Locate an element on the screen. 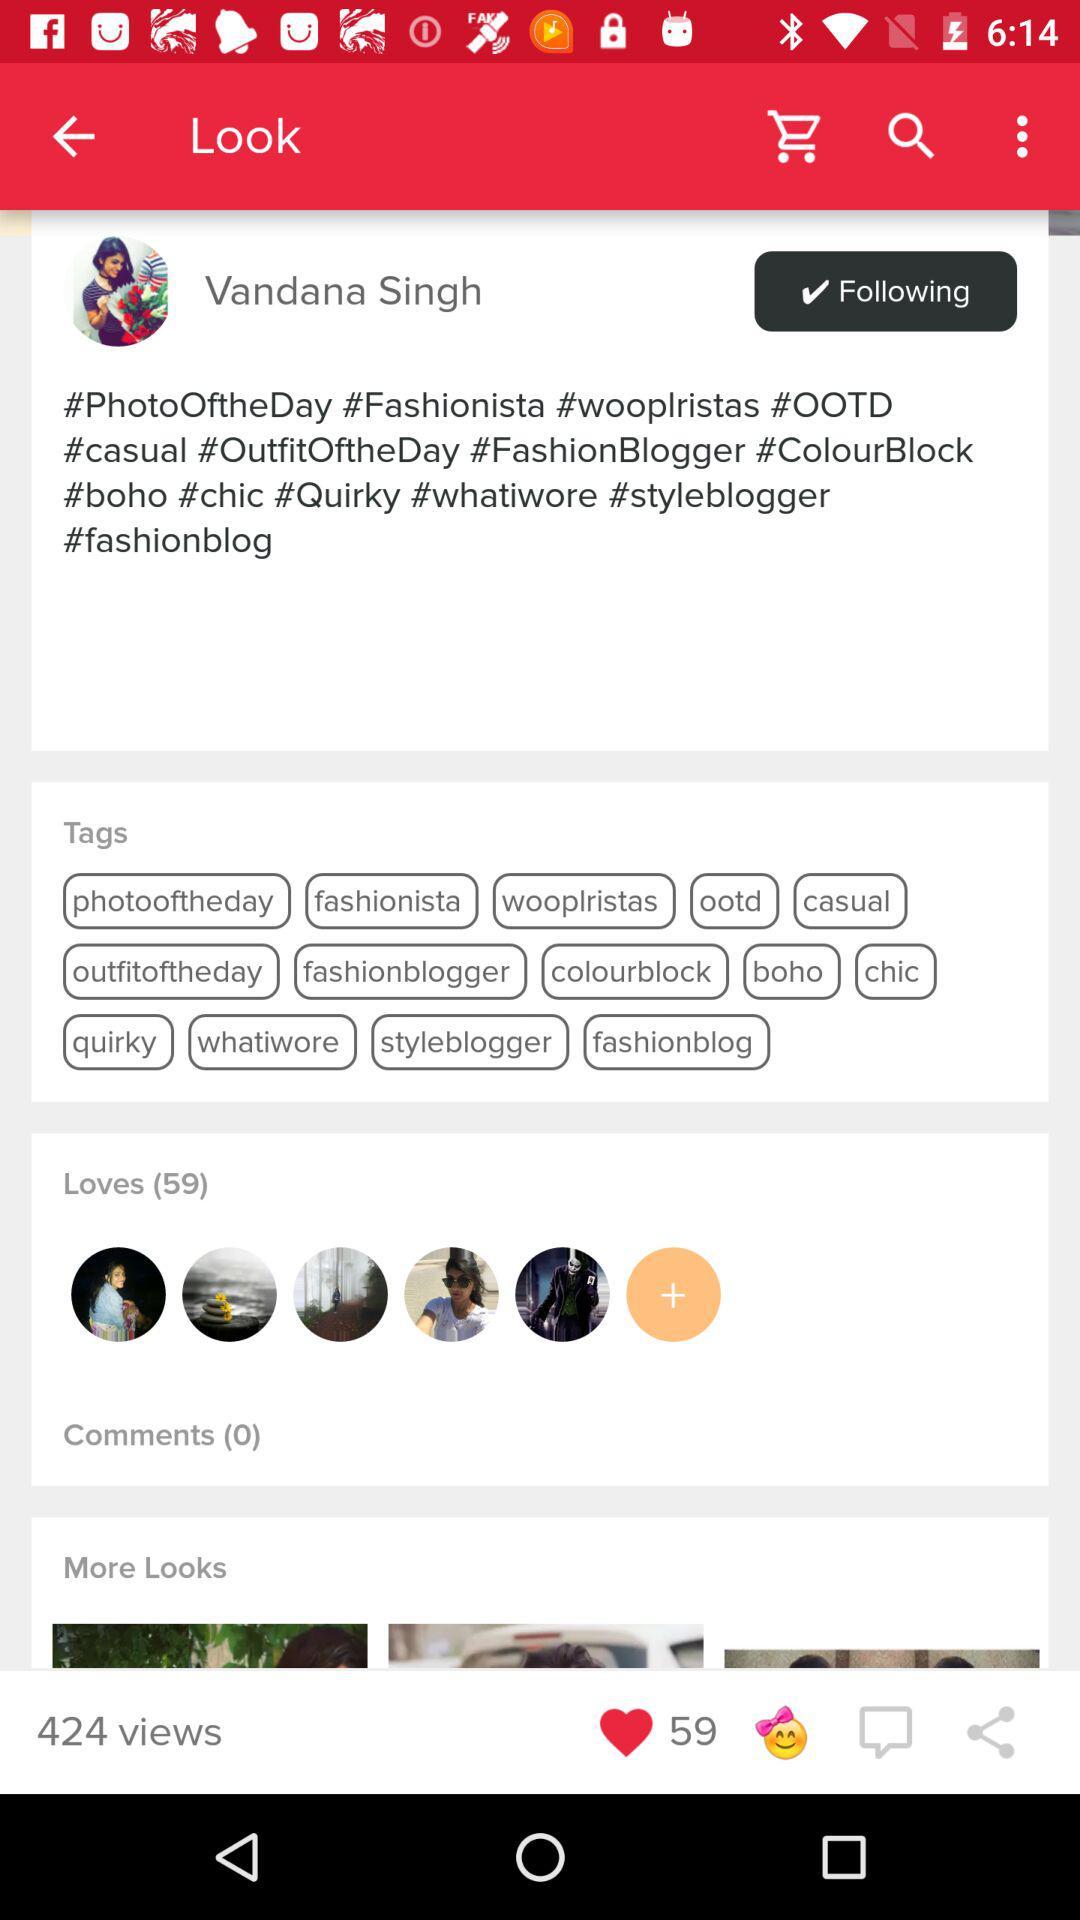  icon below the loves (59) icon is located at coordinates (451, 1294).